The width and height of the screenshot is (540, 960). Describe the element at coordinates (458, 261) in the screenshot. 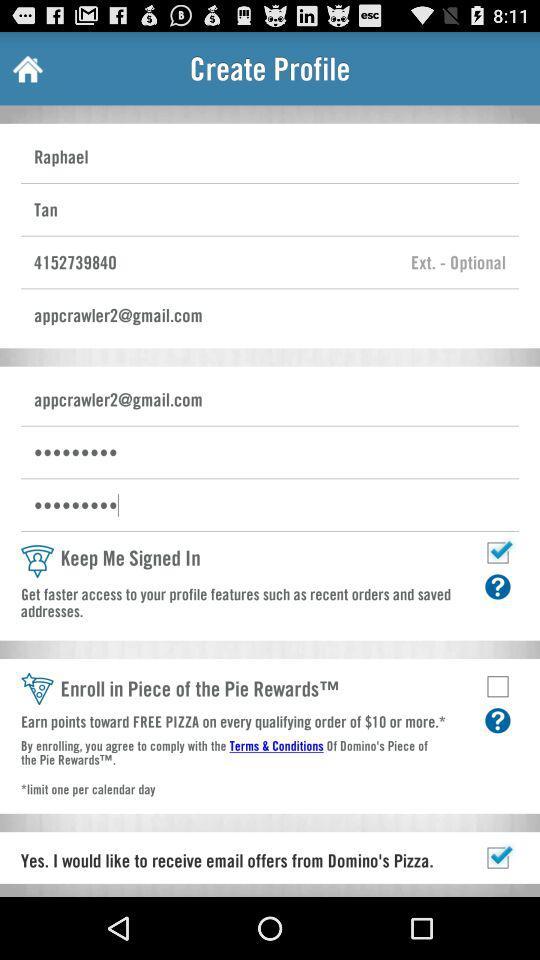

I see `phone extension` at that location.